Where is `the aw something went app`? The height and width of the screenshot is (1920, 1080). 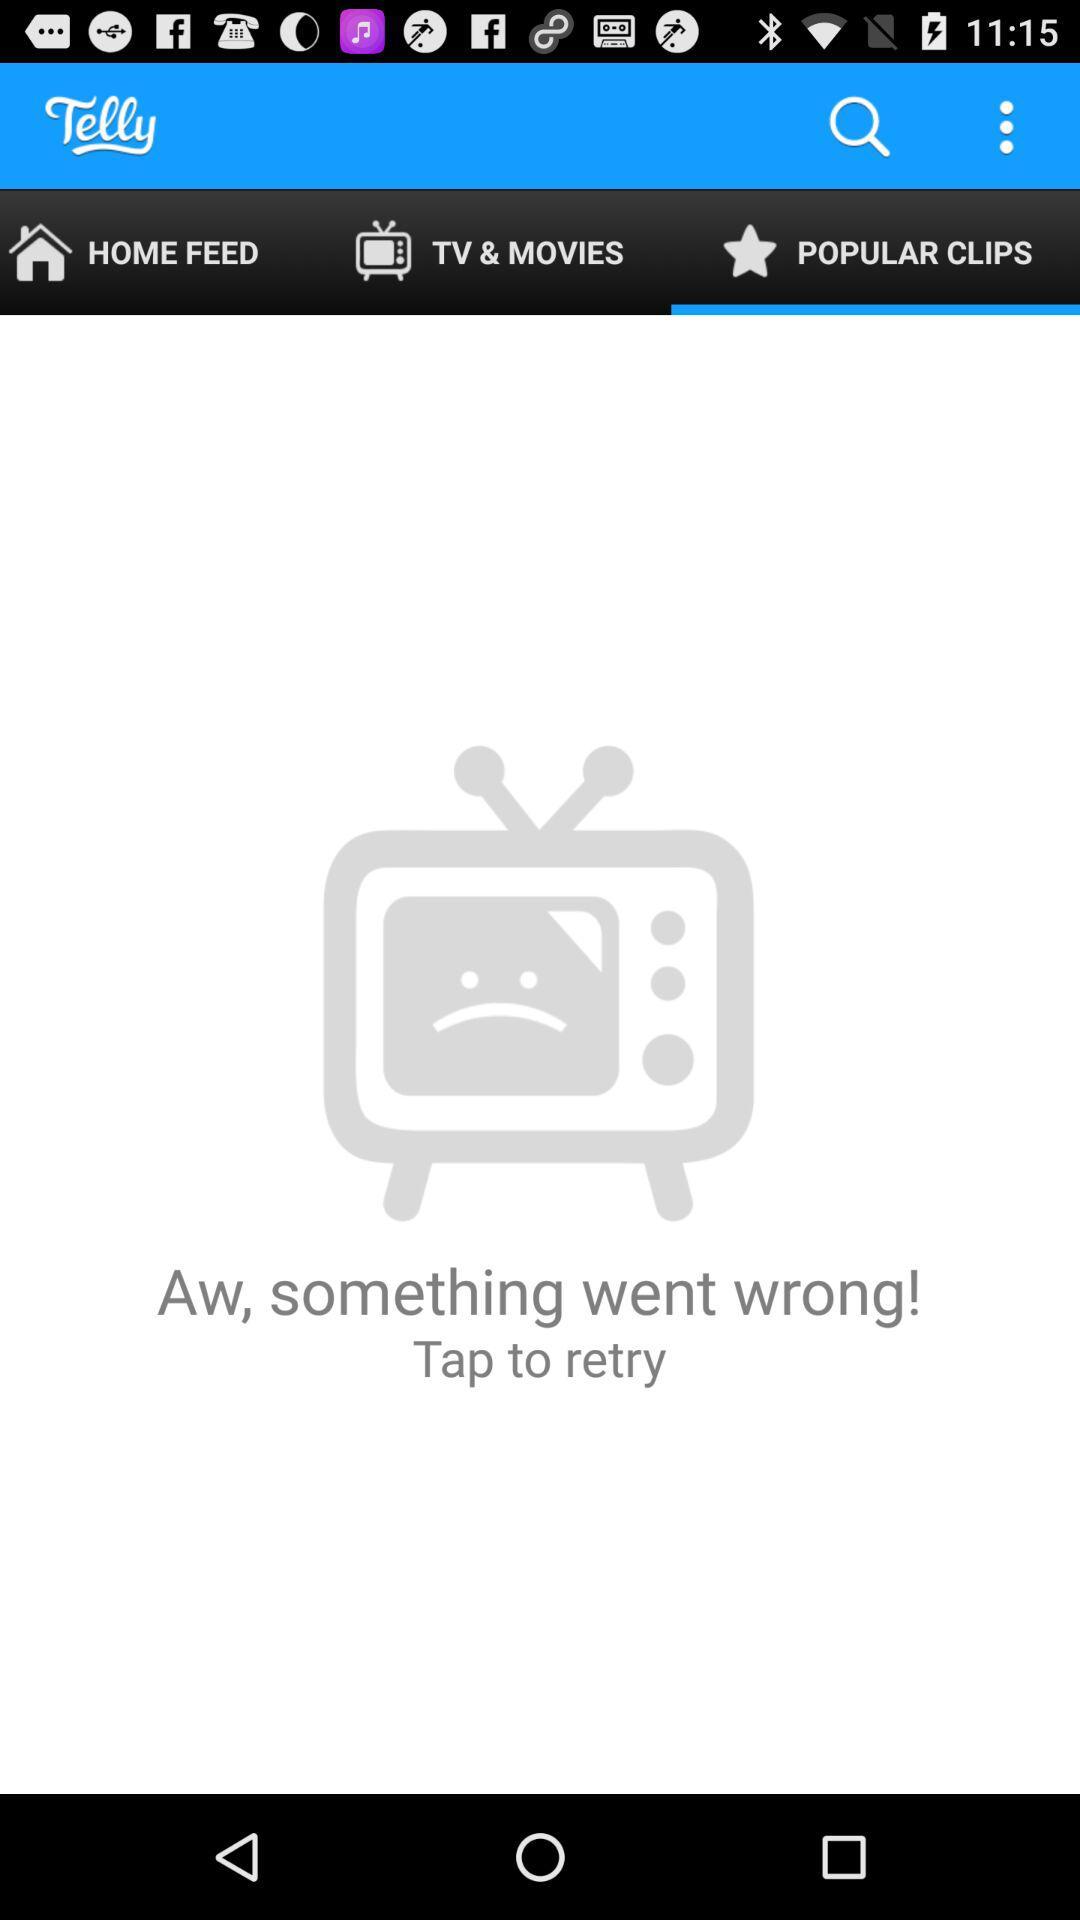 the aw something went app is located at coordinates (538, 1053).